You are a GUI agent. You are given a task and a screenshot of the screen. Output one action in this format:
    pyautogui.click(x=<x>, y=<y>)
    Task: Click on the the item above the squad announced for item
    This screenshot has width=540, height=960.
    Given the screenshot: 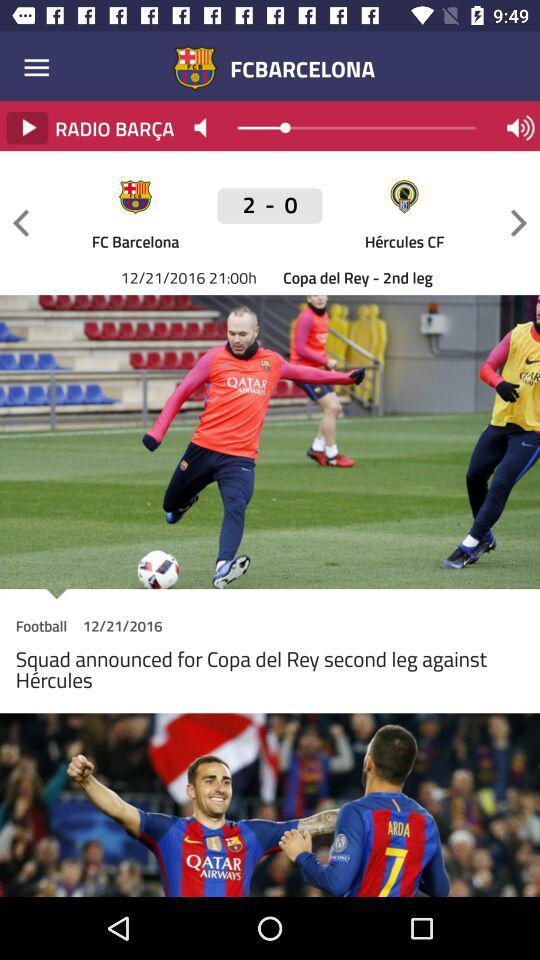 What is the action you would take?
    pyautogui.click(x=41, y=628)
    